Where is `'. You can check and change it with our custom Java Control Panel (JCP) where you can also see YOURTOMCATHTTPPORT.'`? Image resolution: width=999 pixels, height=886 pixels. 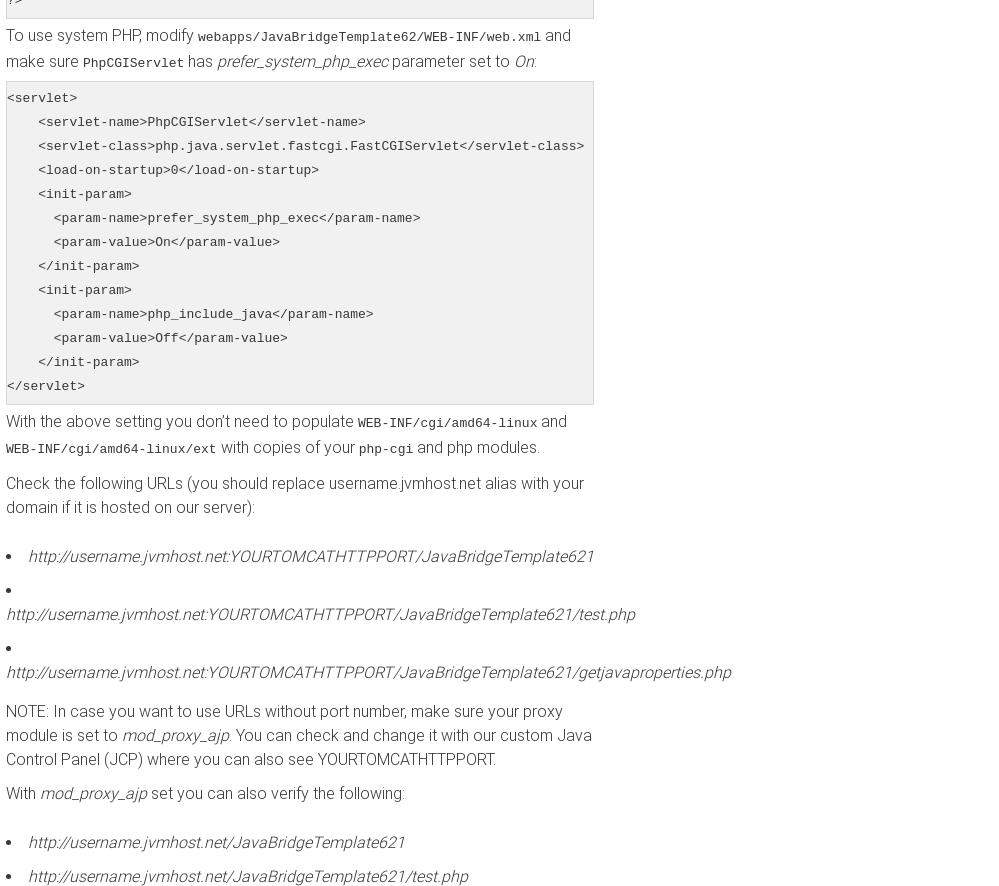 '. You can check and change it with our custom Java Control Panel (JCP) where you can also see YOURTOMCATHTTPPORT.' is located at coordinates (298, 747).